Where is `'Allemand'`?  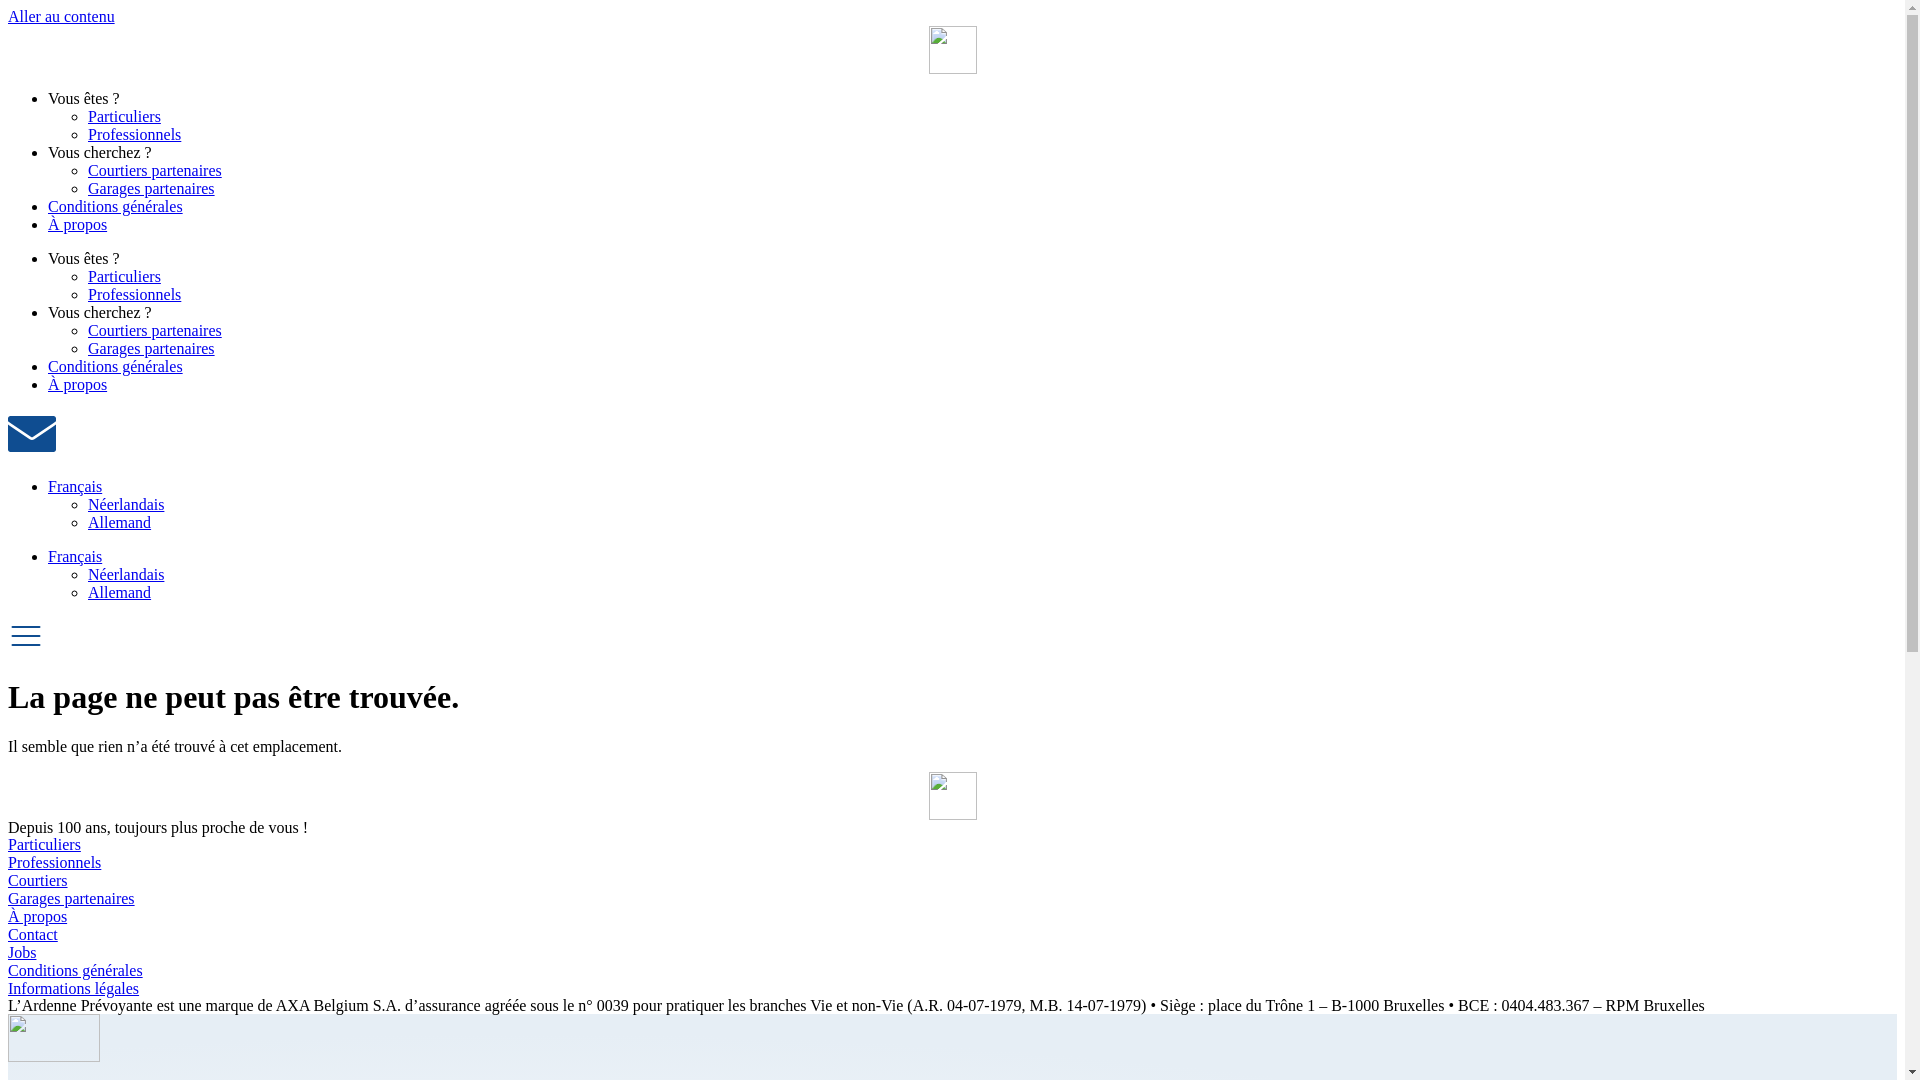
'Allemand' is located at coordinates (118, 591).